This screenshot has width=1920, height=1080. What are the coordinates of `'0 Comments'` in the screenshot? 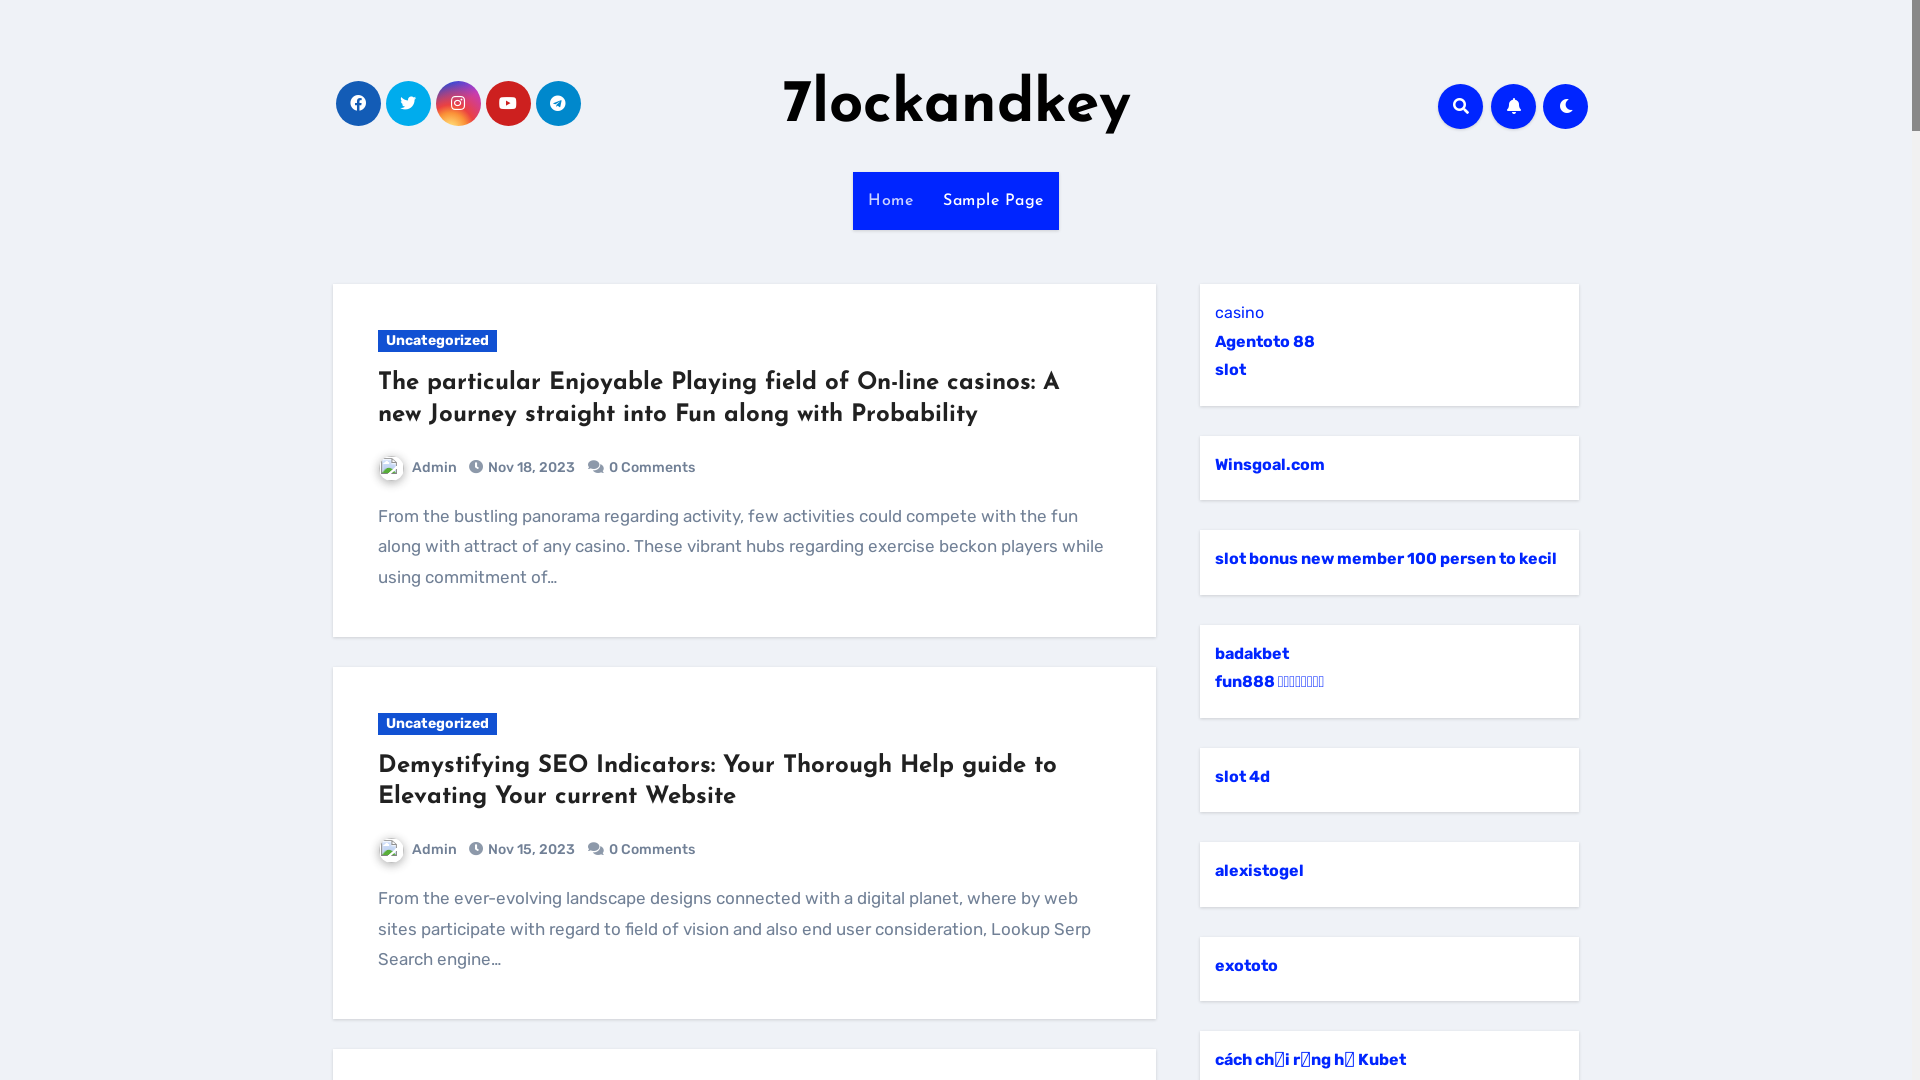 It's located at (652, 467).